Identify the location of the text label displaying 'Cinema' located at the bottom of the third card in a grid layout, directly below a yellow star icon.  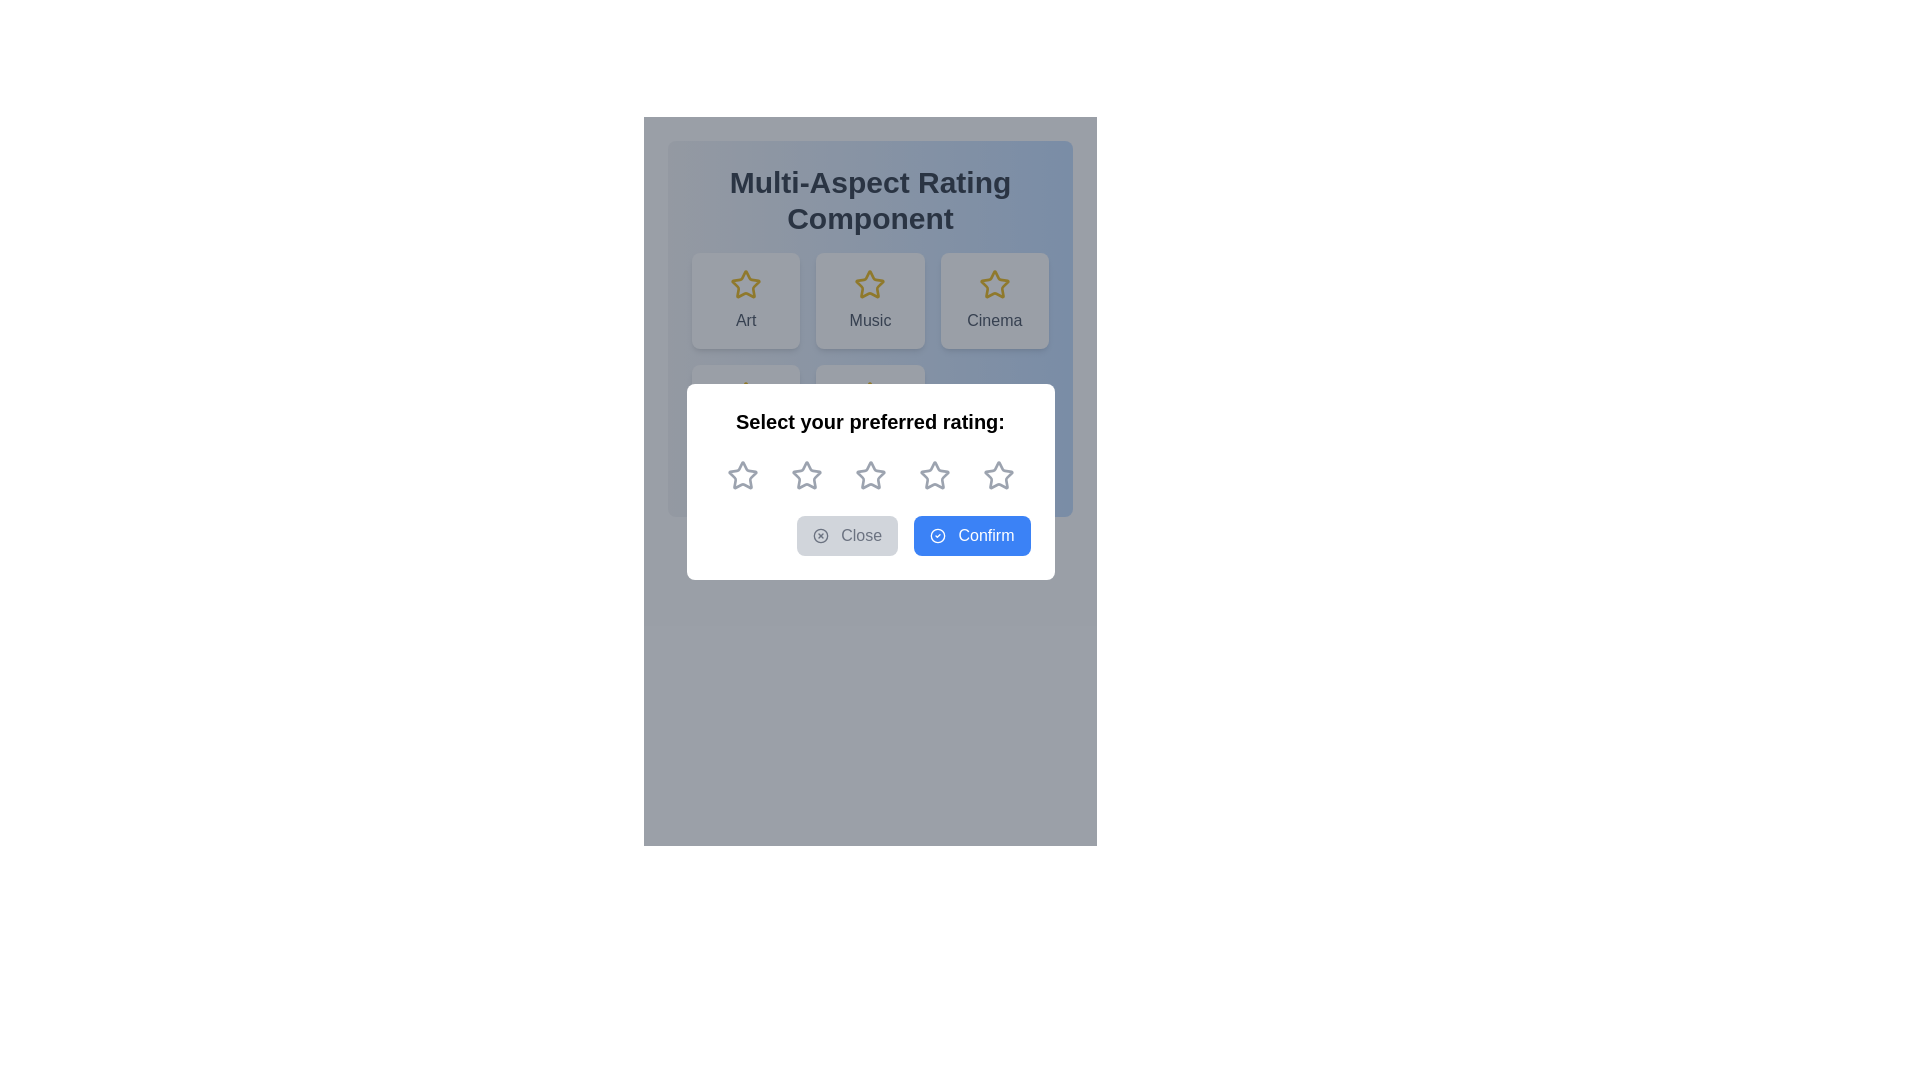
(994, 319).